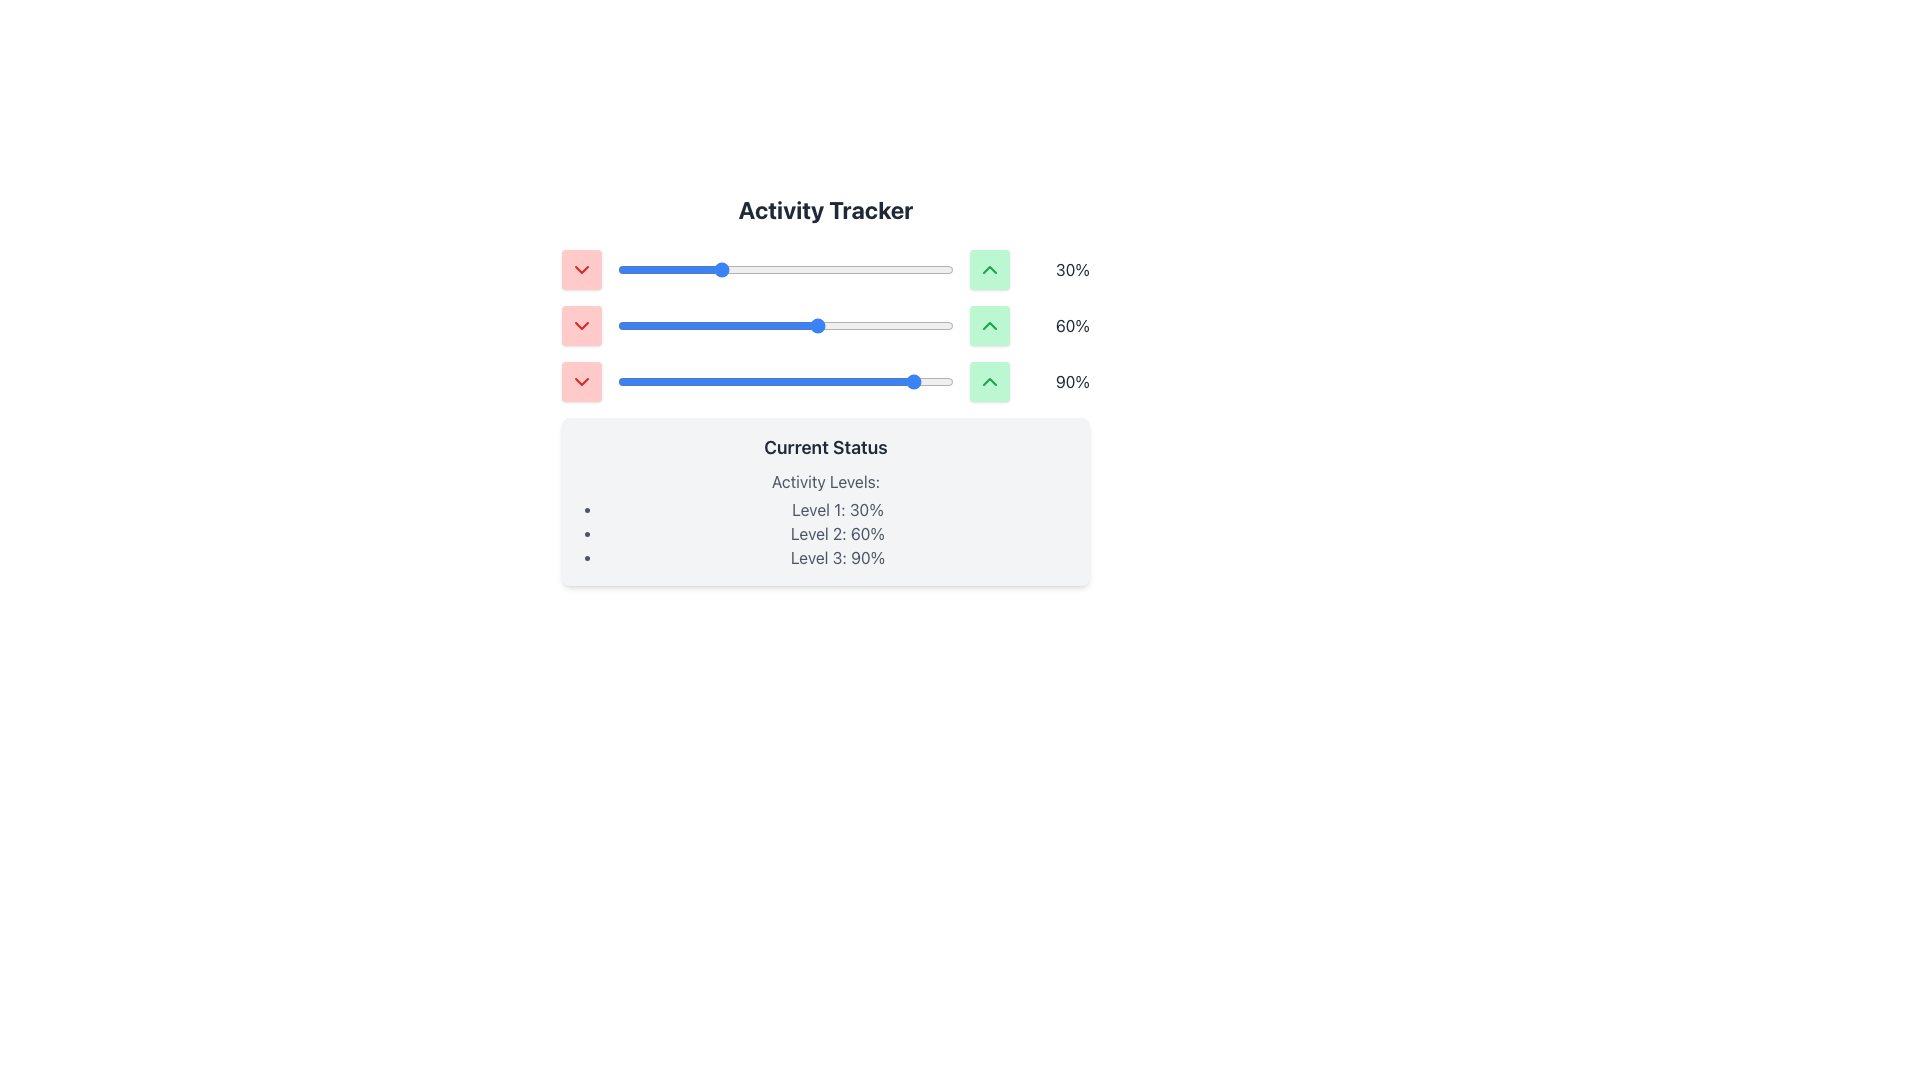 The image size is (1920, 1080). Describe the element at coordinates (788, 381) in the screenshot. I see `the slider` at that location.